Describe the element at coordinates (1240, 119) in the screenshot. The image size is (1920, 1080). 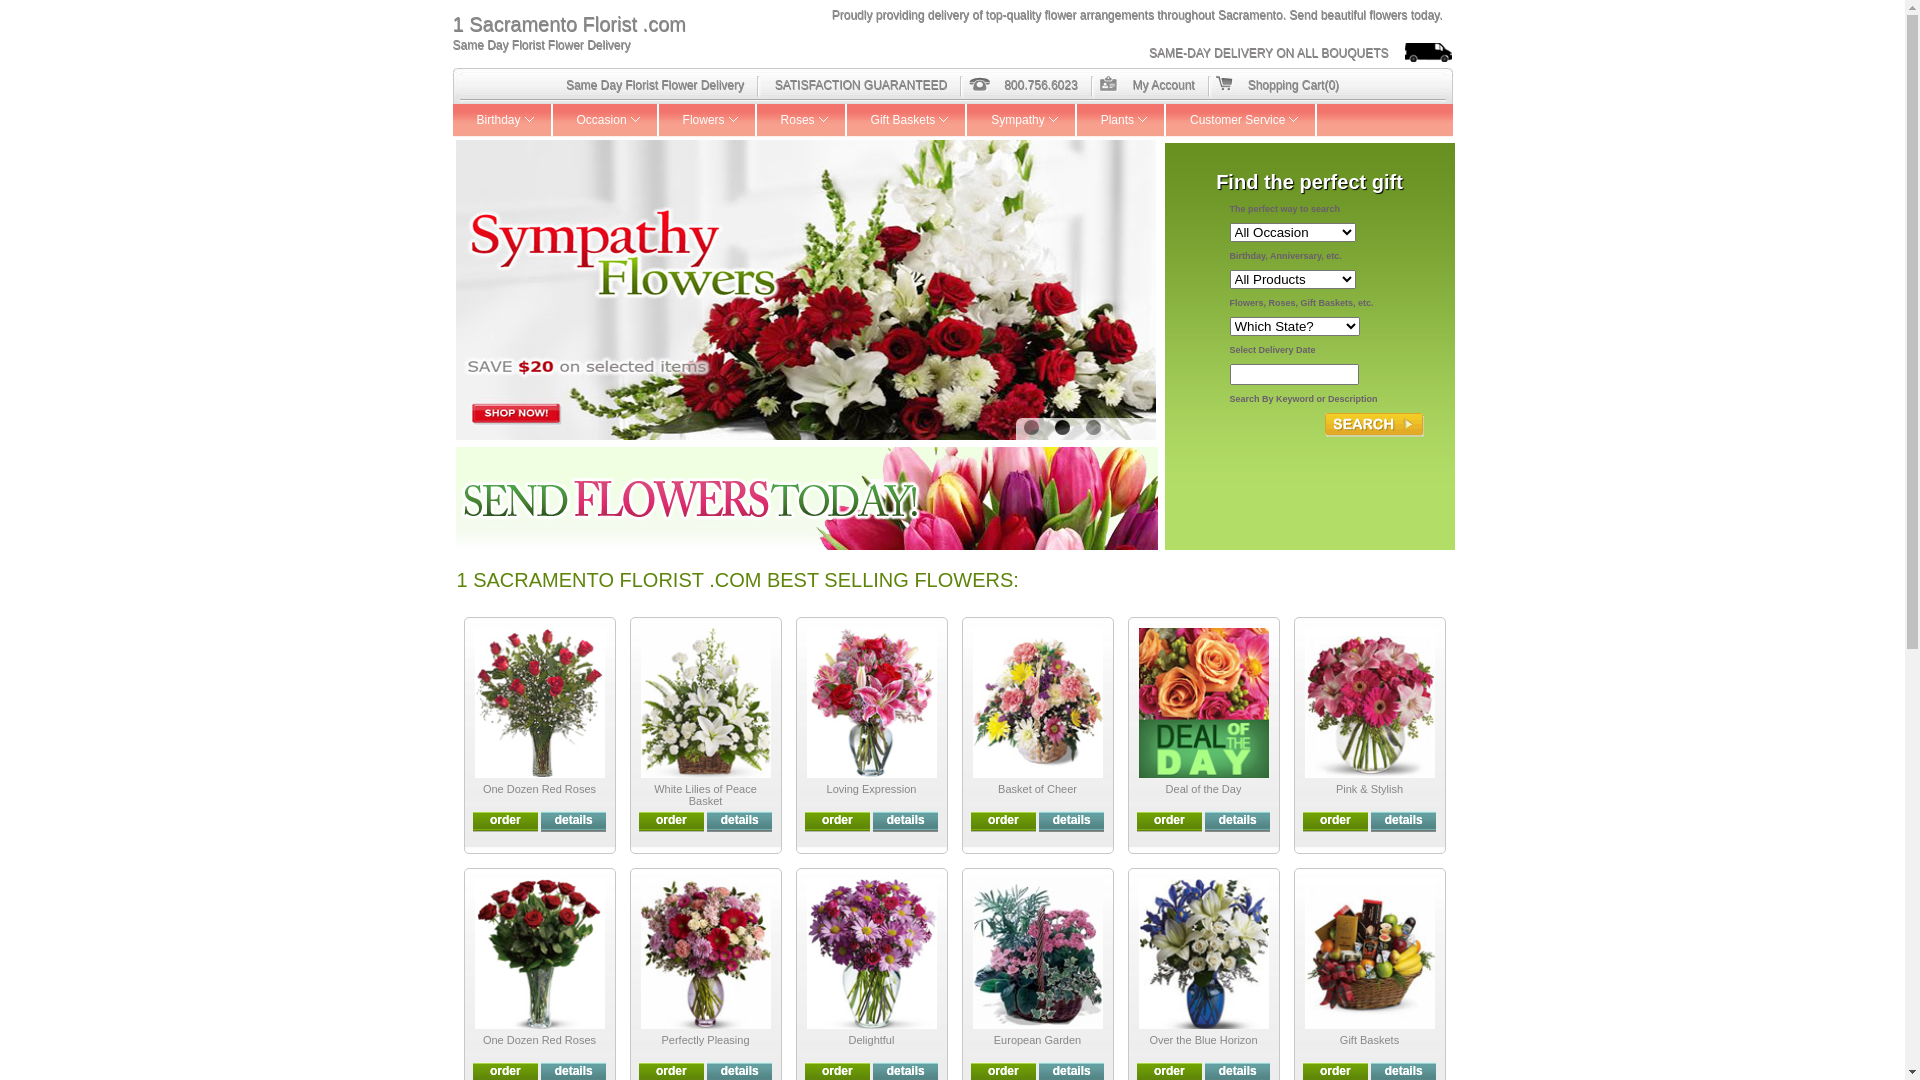
I see `'Customer Service'` at that location.